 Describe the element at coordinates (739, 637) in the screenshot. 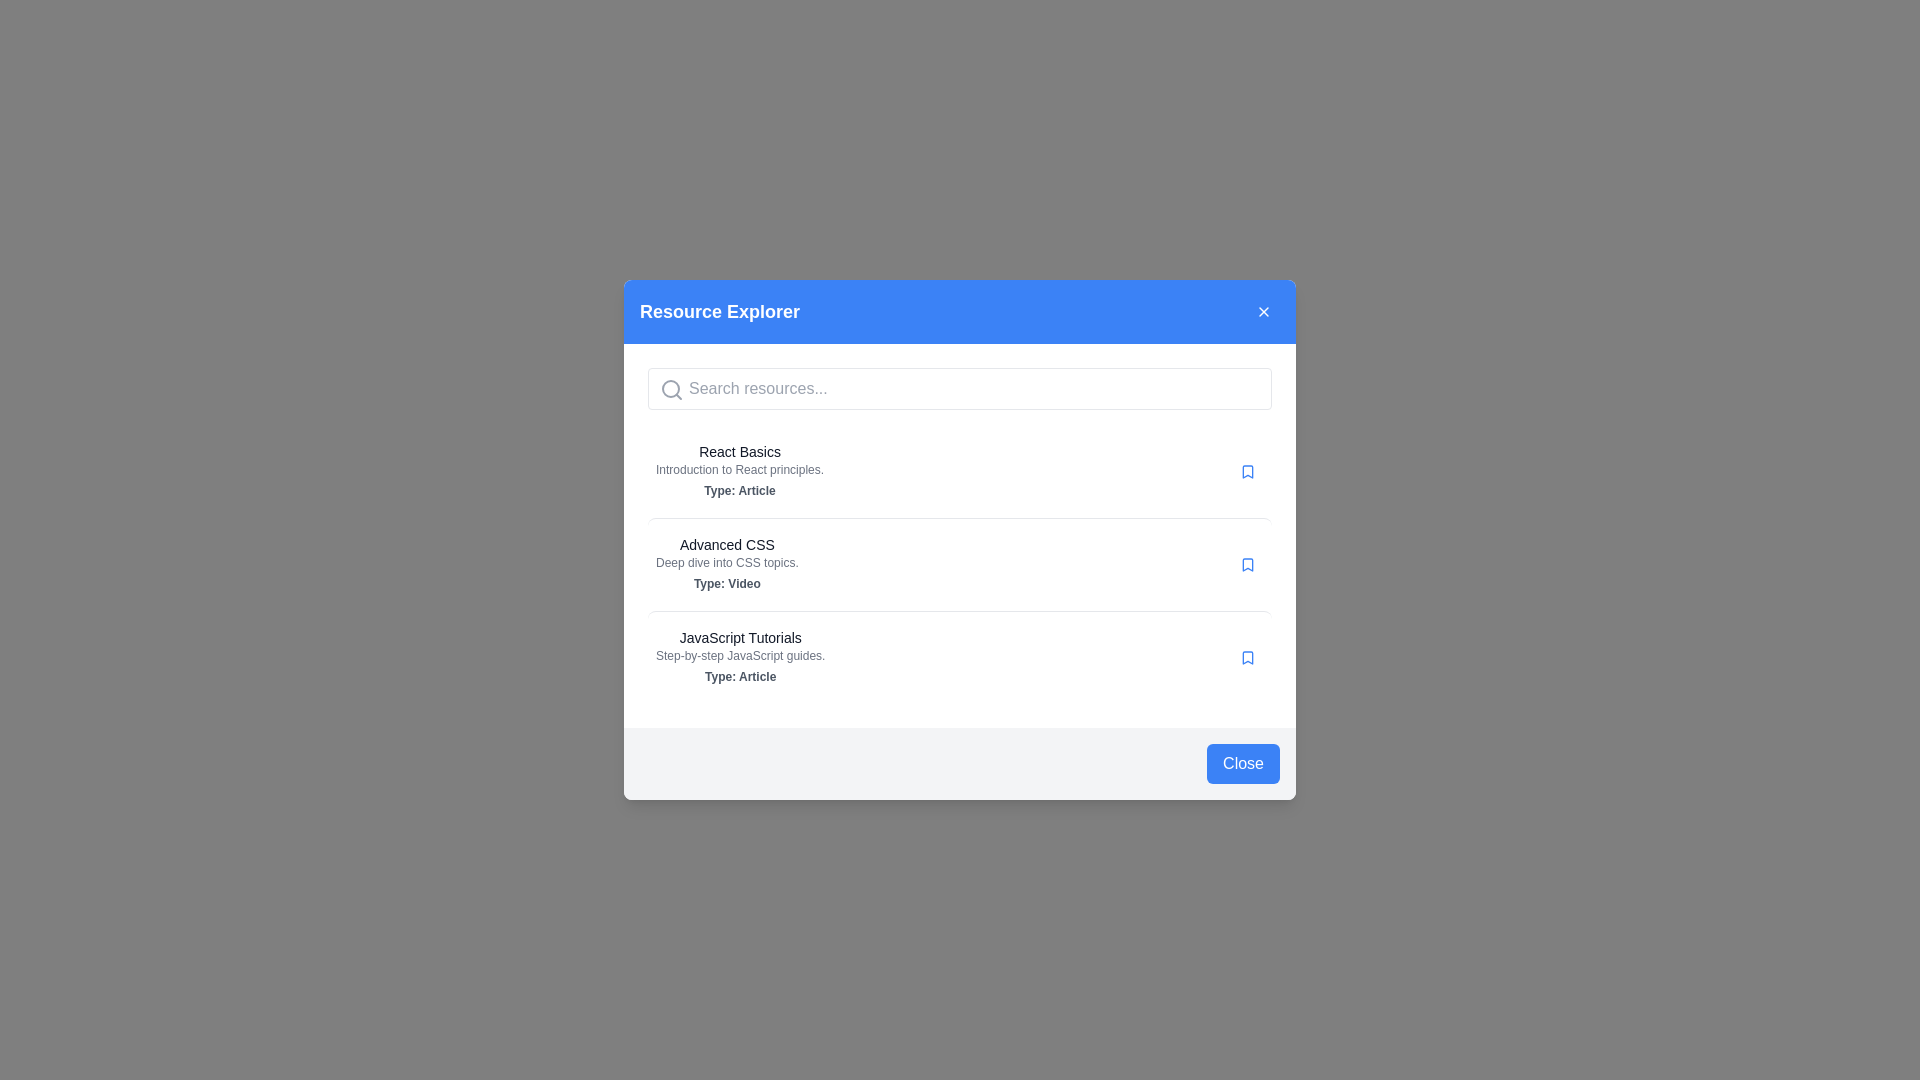

I see `the Text Label element displaying 'JavaScript Tutorials', which is styled in bold dark-gray font and serves as a headline in the Resource Explorer modal` at that location.